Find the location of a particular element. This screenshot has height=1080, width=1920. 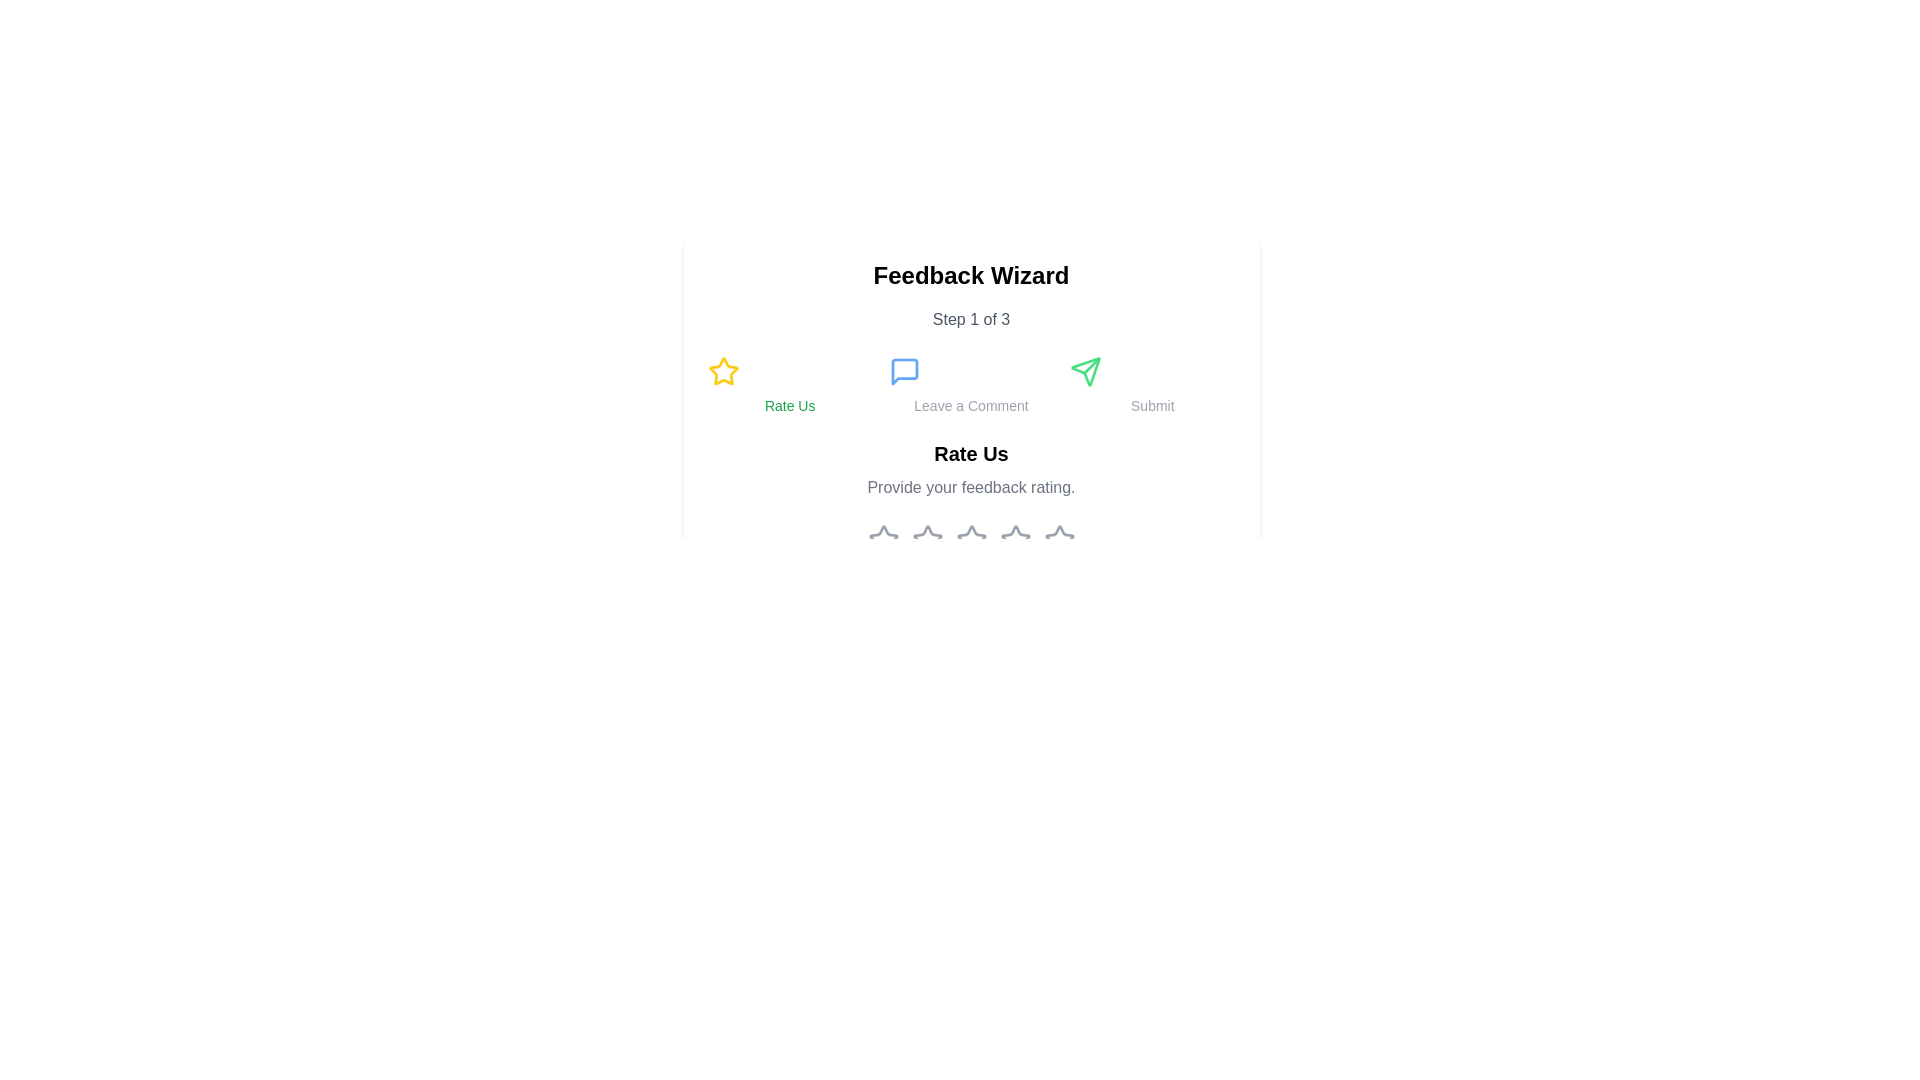

the third rating star in the feedback wizard interface to enable interactivity is located at coordinates (971, 540).